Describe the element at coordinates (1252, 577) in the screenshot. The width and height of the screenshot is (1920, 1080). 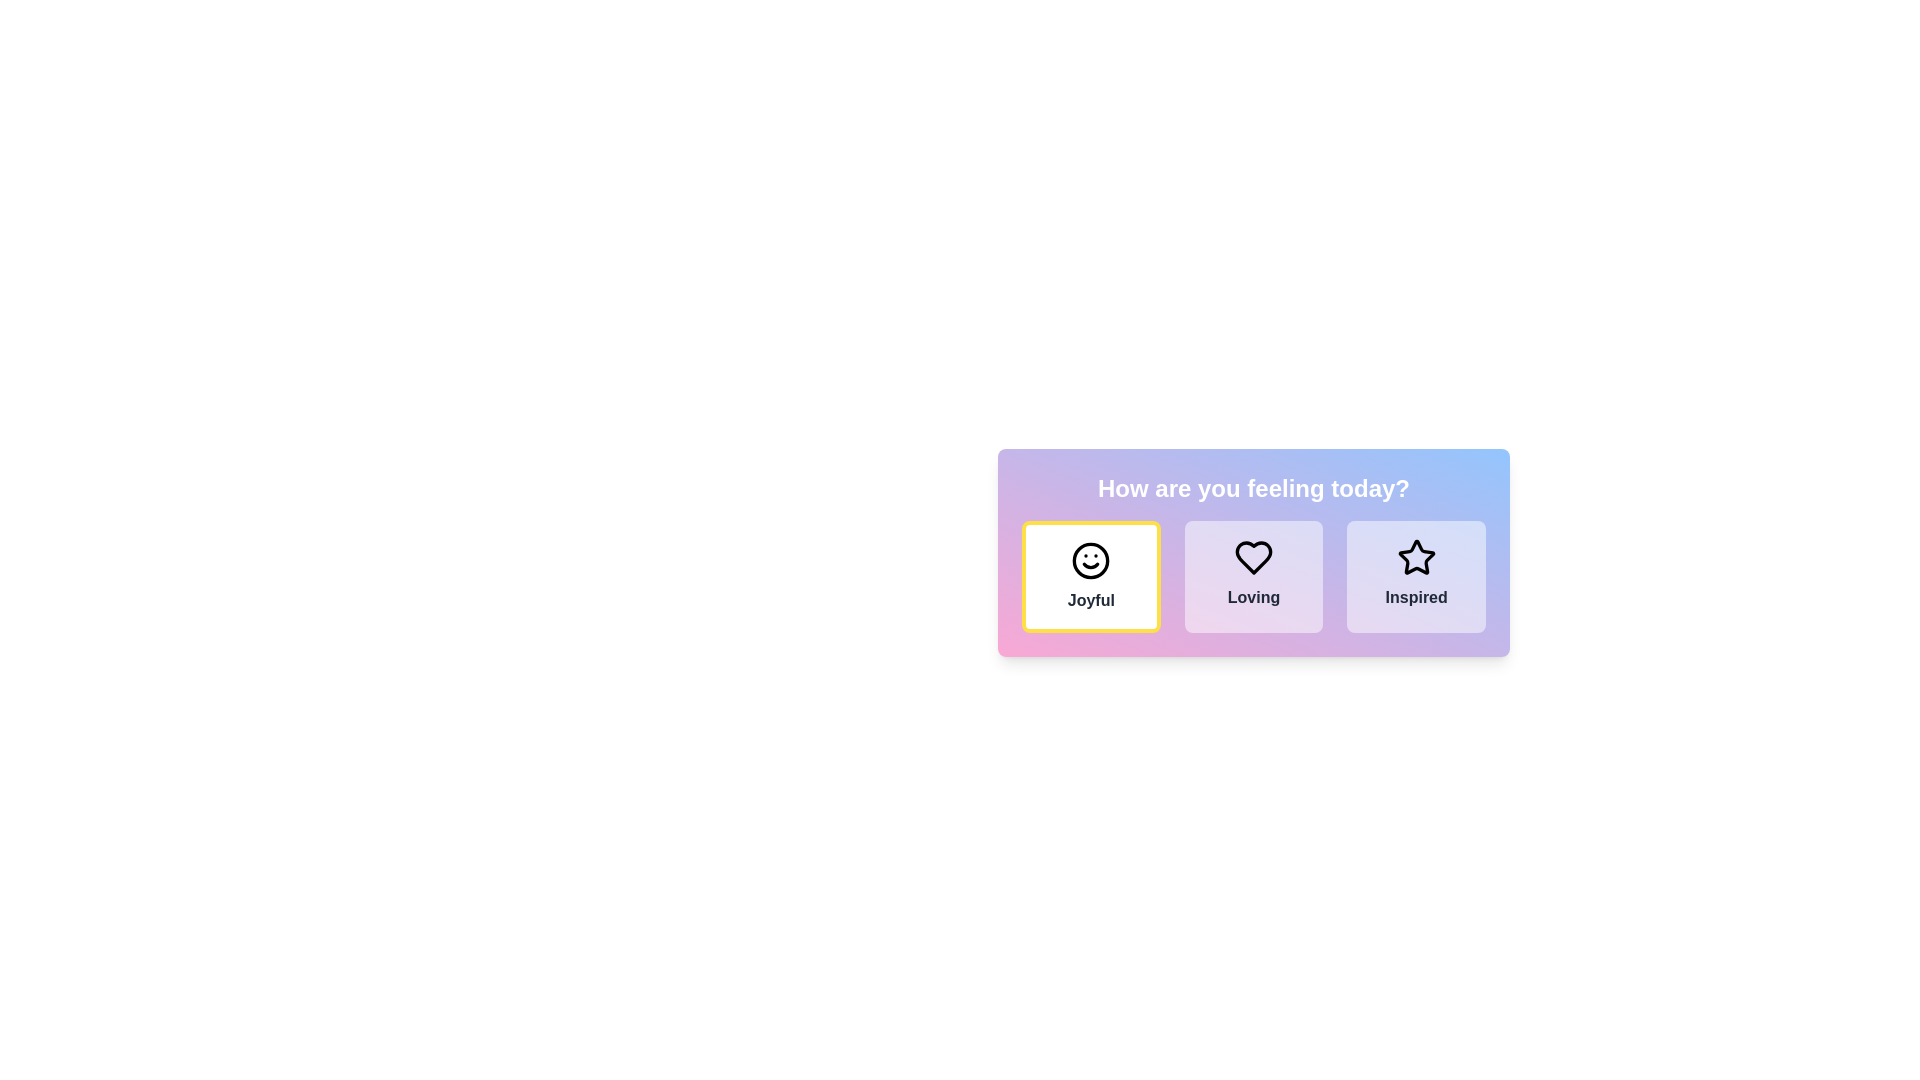
I see `the second selectable button with a heart icon and the text 'Loving'` at that location.